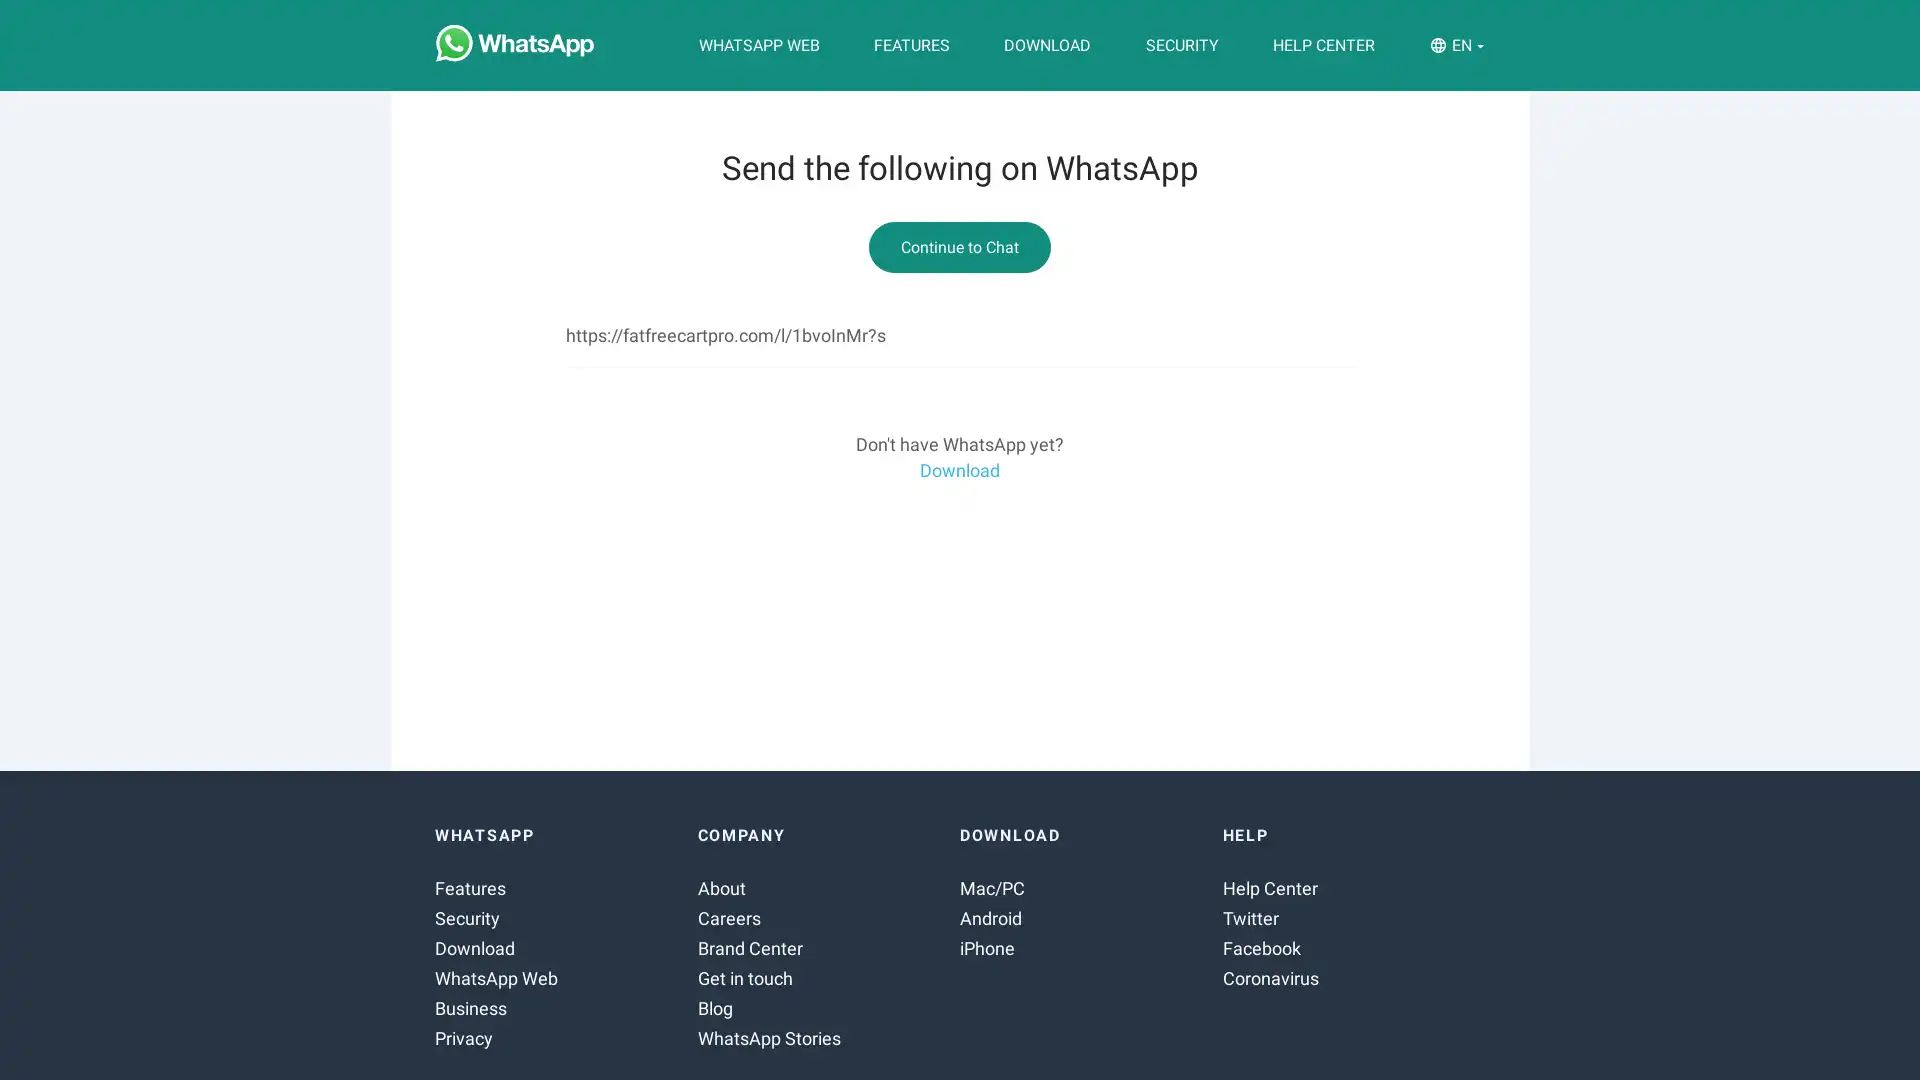  I want to click on EN, so click(1457, 45).